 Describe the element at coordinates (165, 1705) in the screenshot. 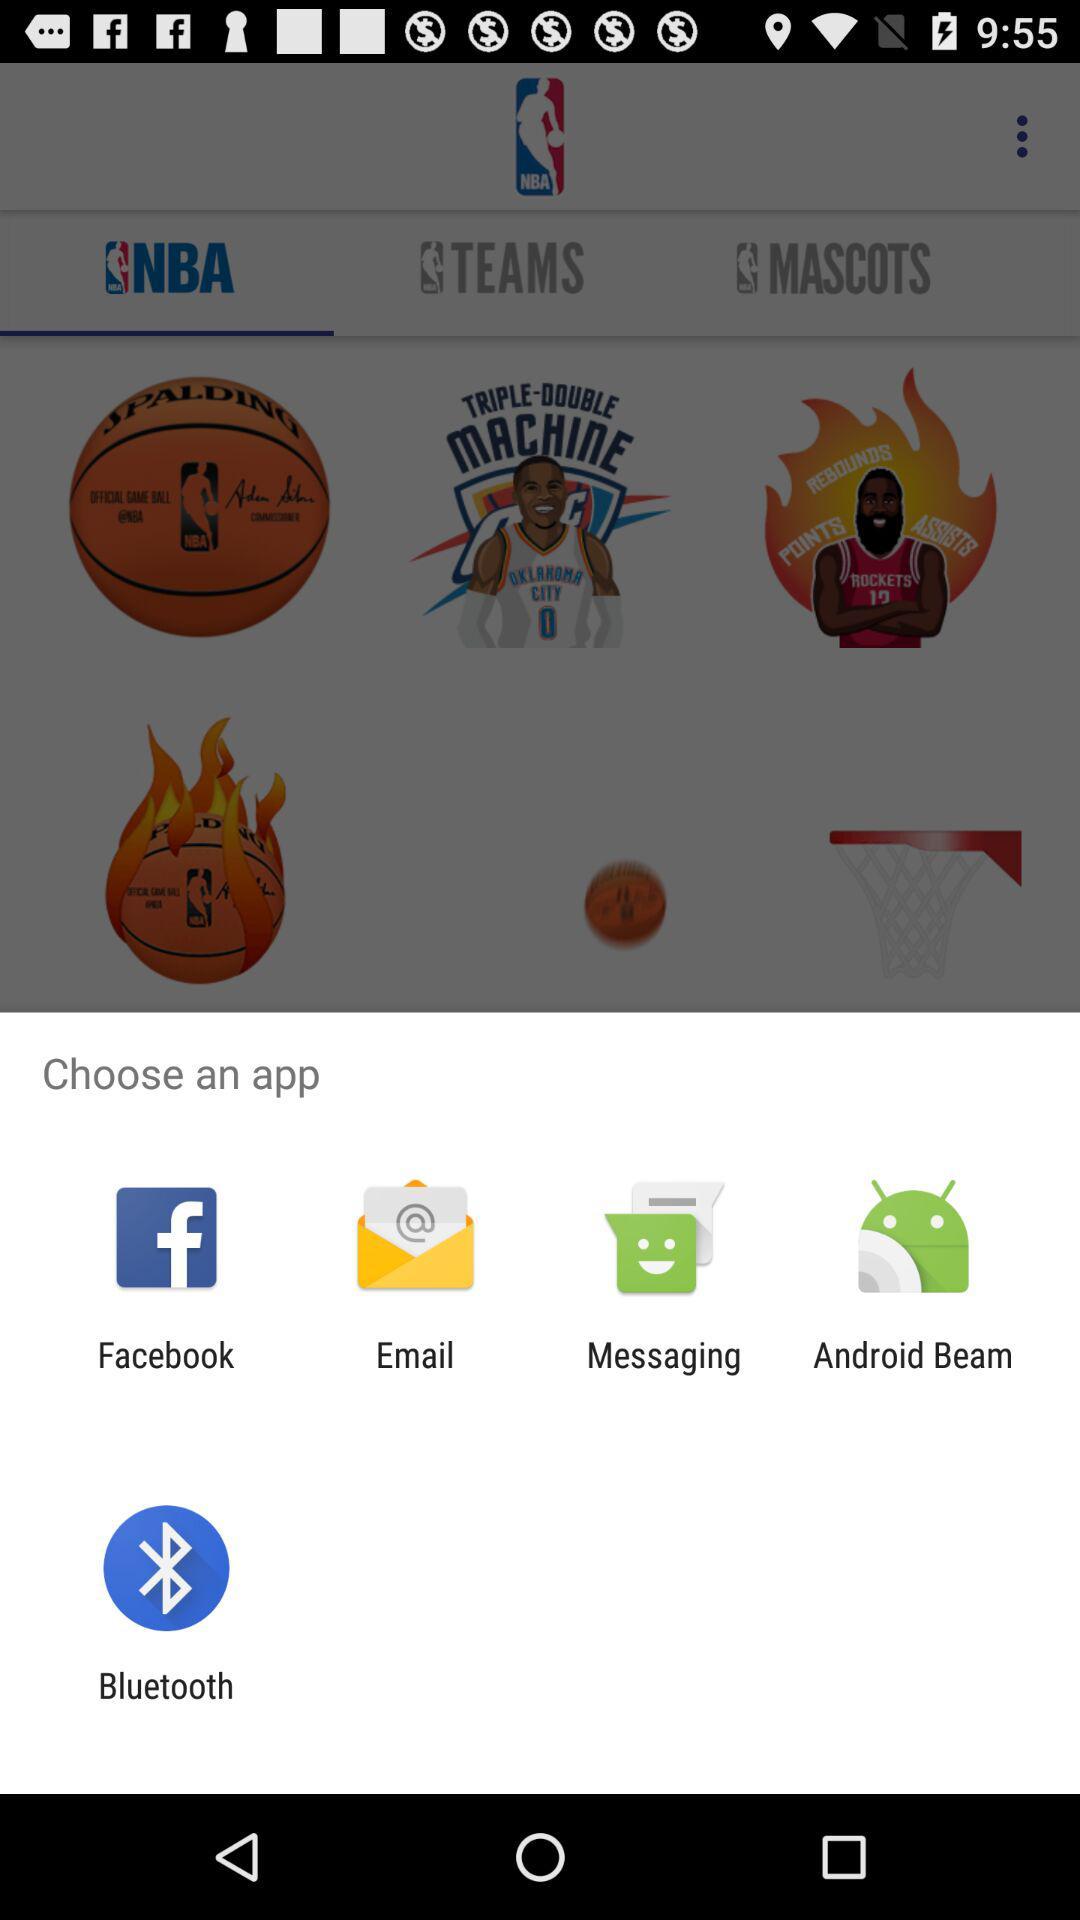

I see `the bluetooth item` at that location.